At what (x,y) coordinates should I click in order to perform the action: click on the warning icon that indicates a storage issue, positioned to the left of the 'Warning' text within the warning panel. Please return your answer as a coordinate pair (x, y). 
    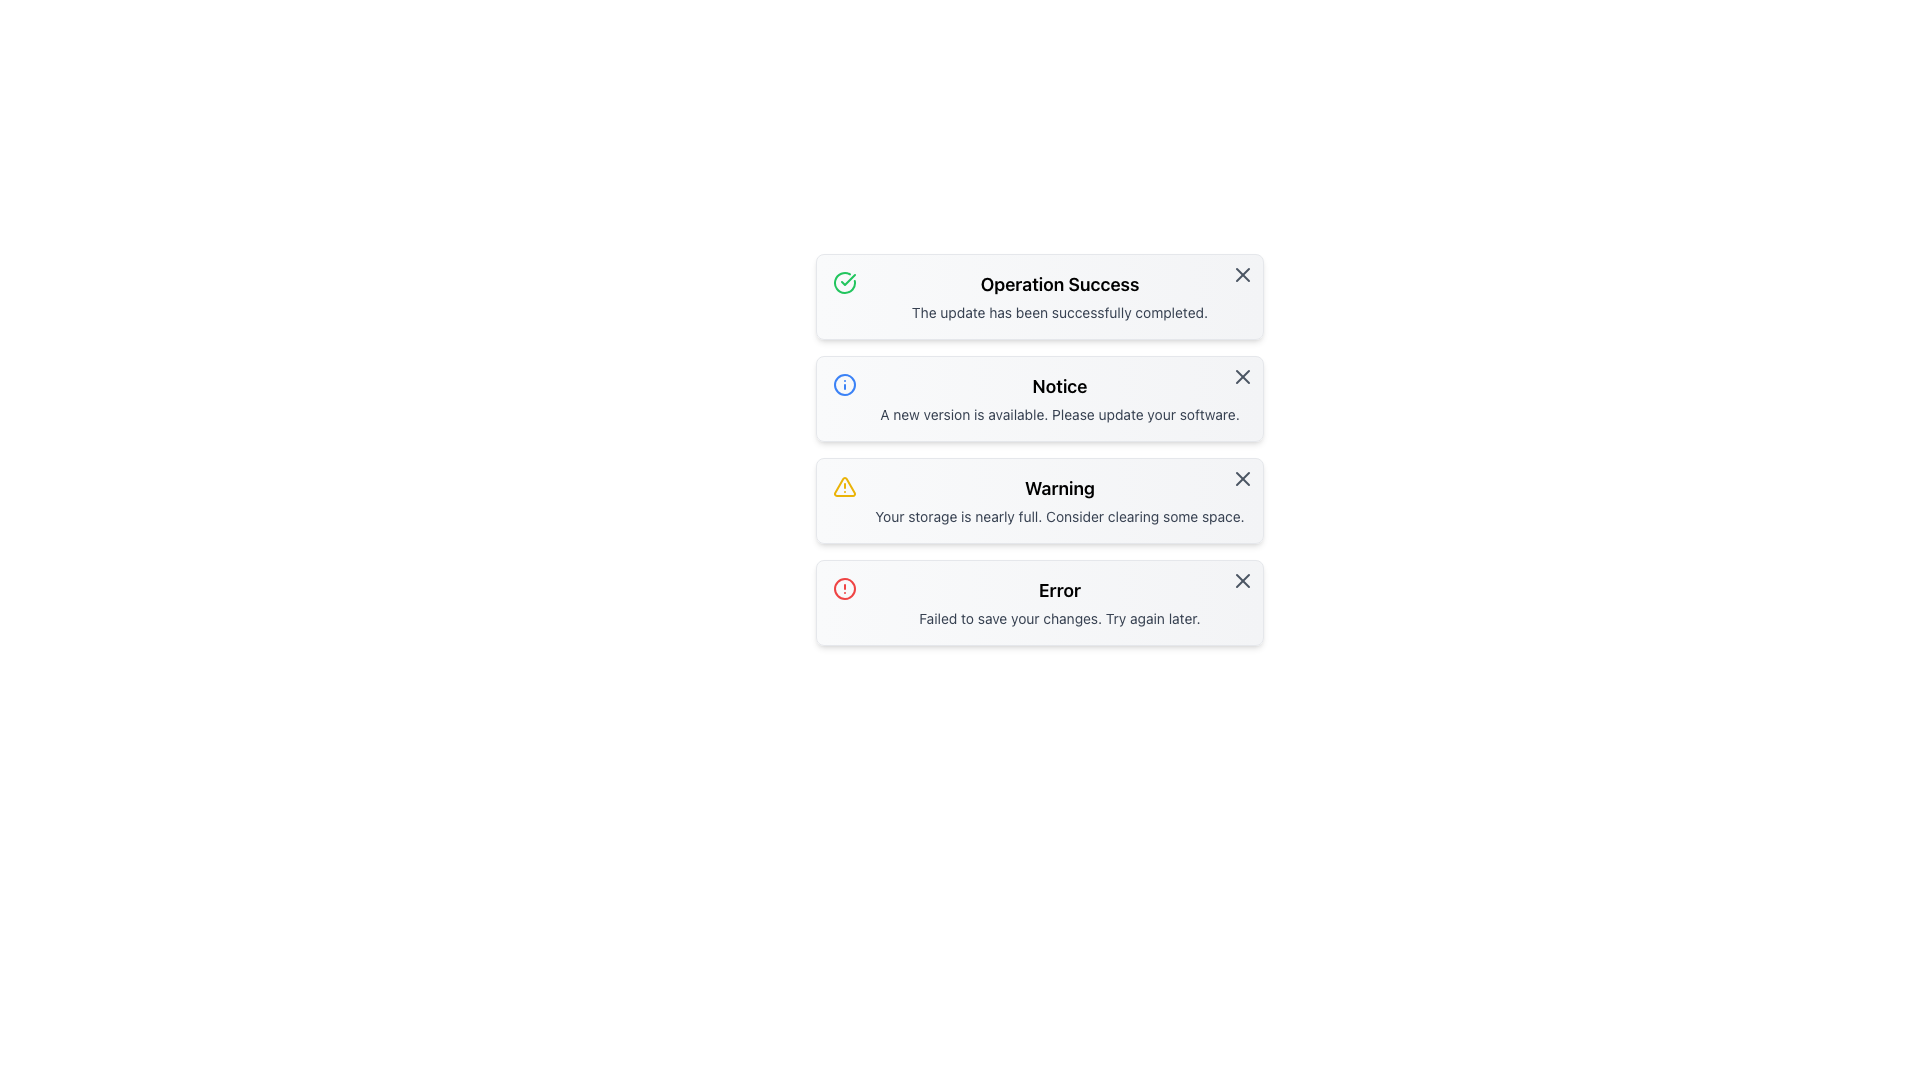
    Looking at the image, I should click on (844, 486).